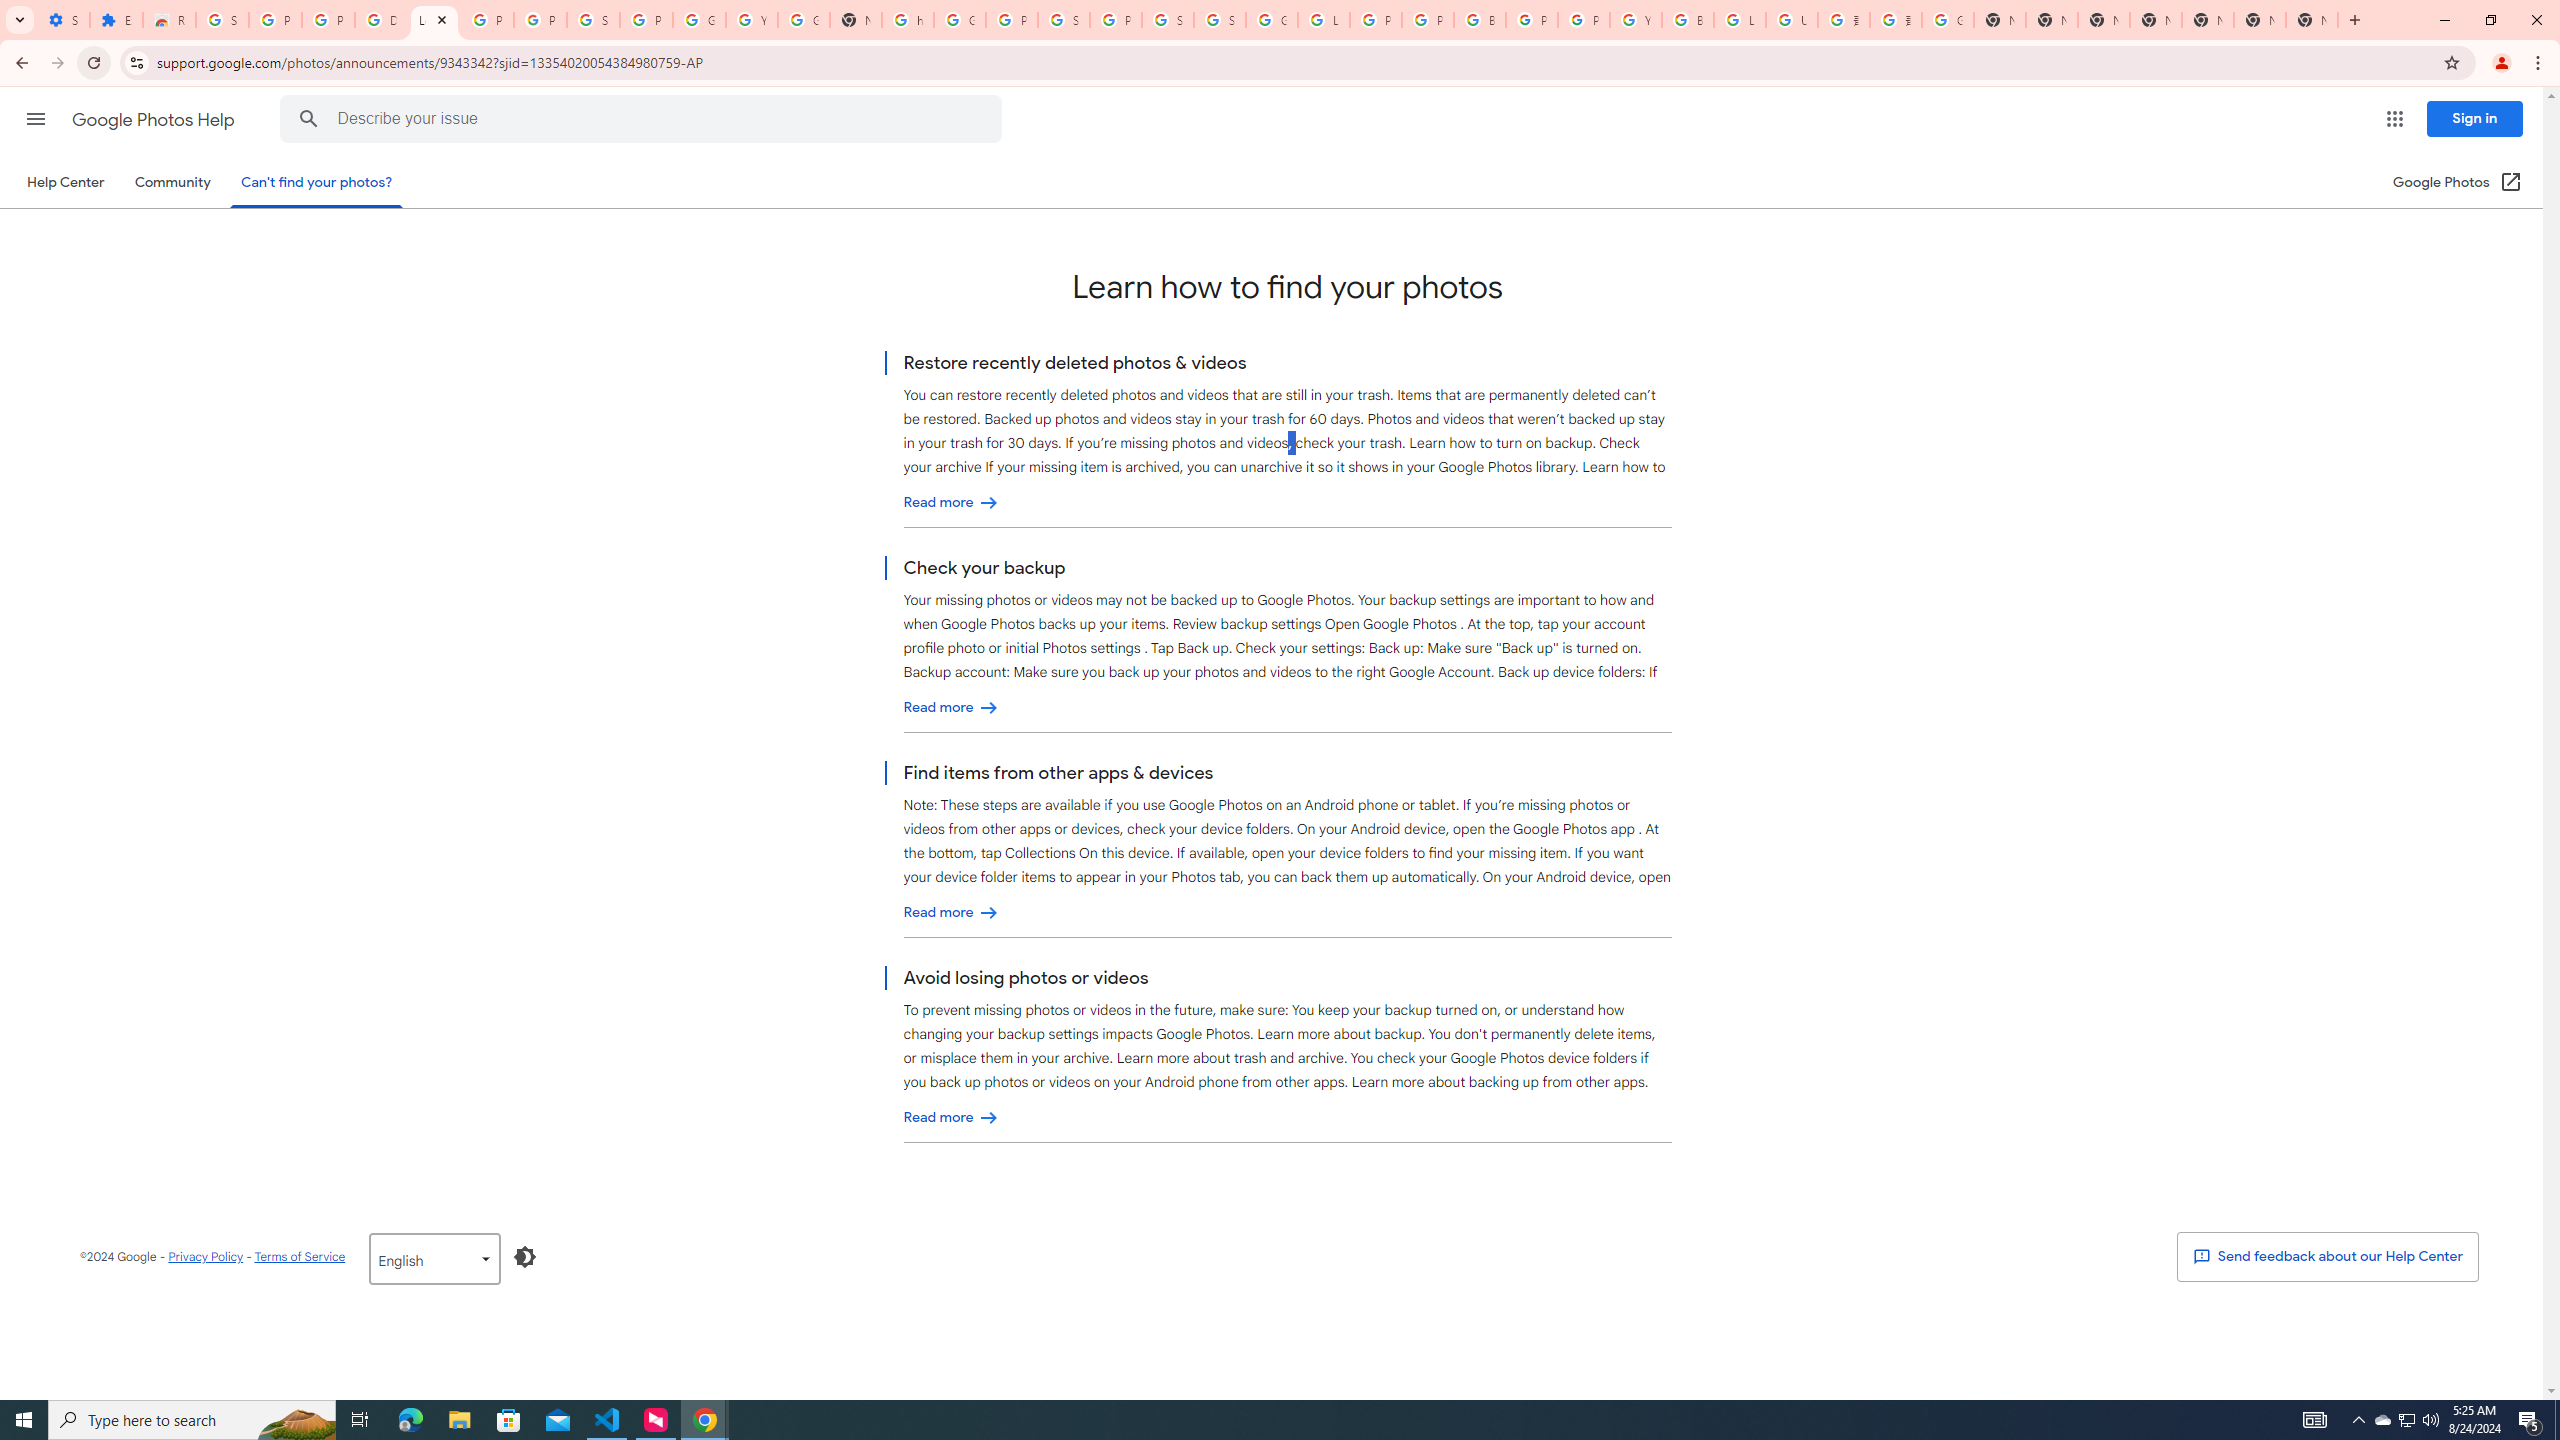  What do you see at coordinates (697, 19) in the screenshot?
I see `'Google Account'` at bounding box center [697, 19].